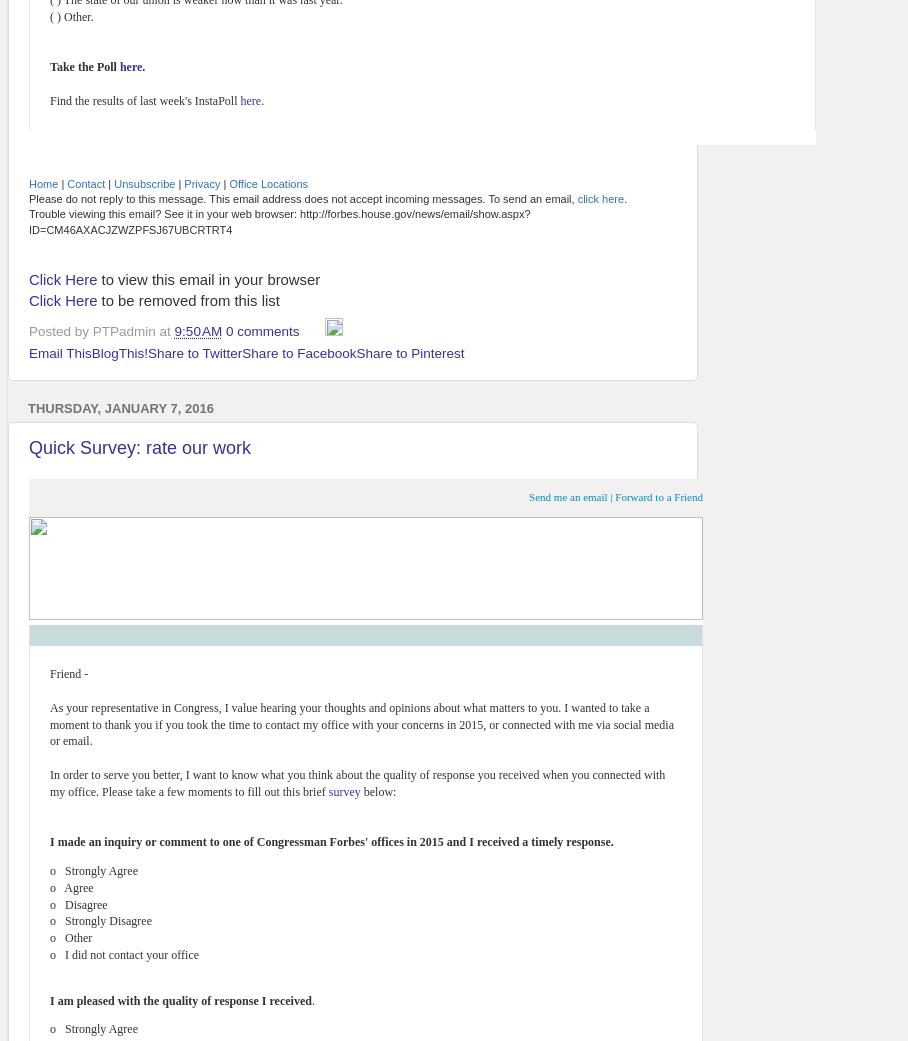 The image size is (908, 1041). What do you see at coordinates (50, 938) in the screenshot?
I see `'o   Other'` at bounding box center [50, 938].